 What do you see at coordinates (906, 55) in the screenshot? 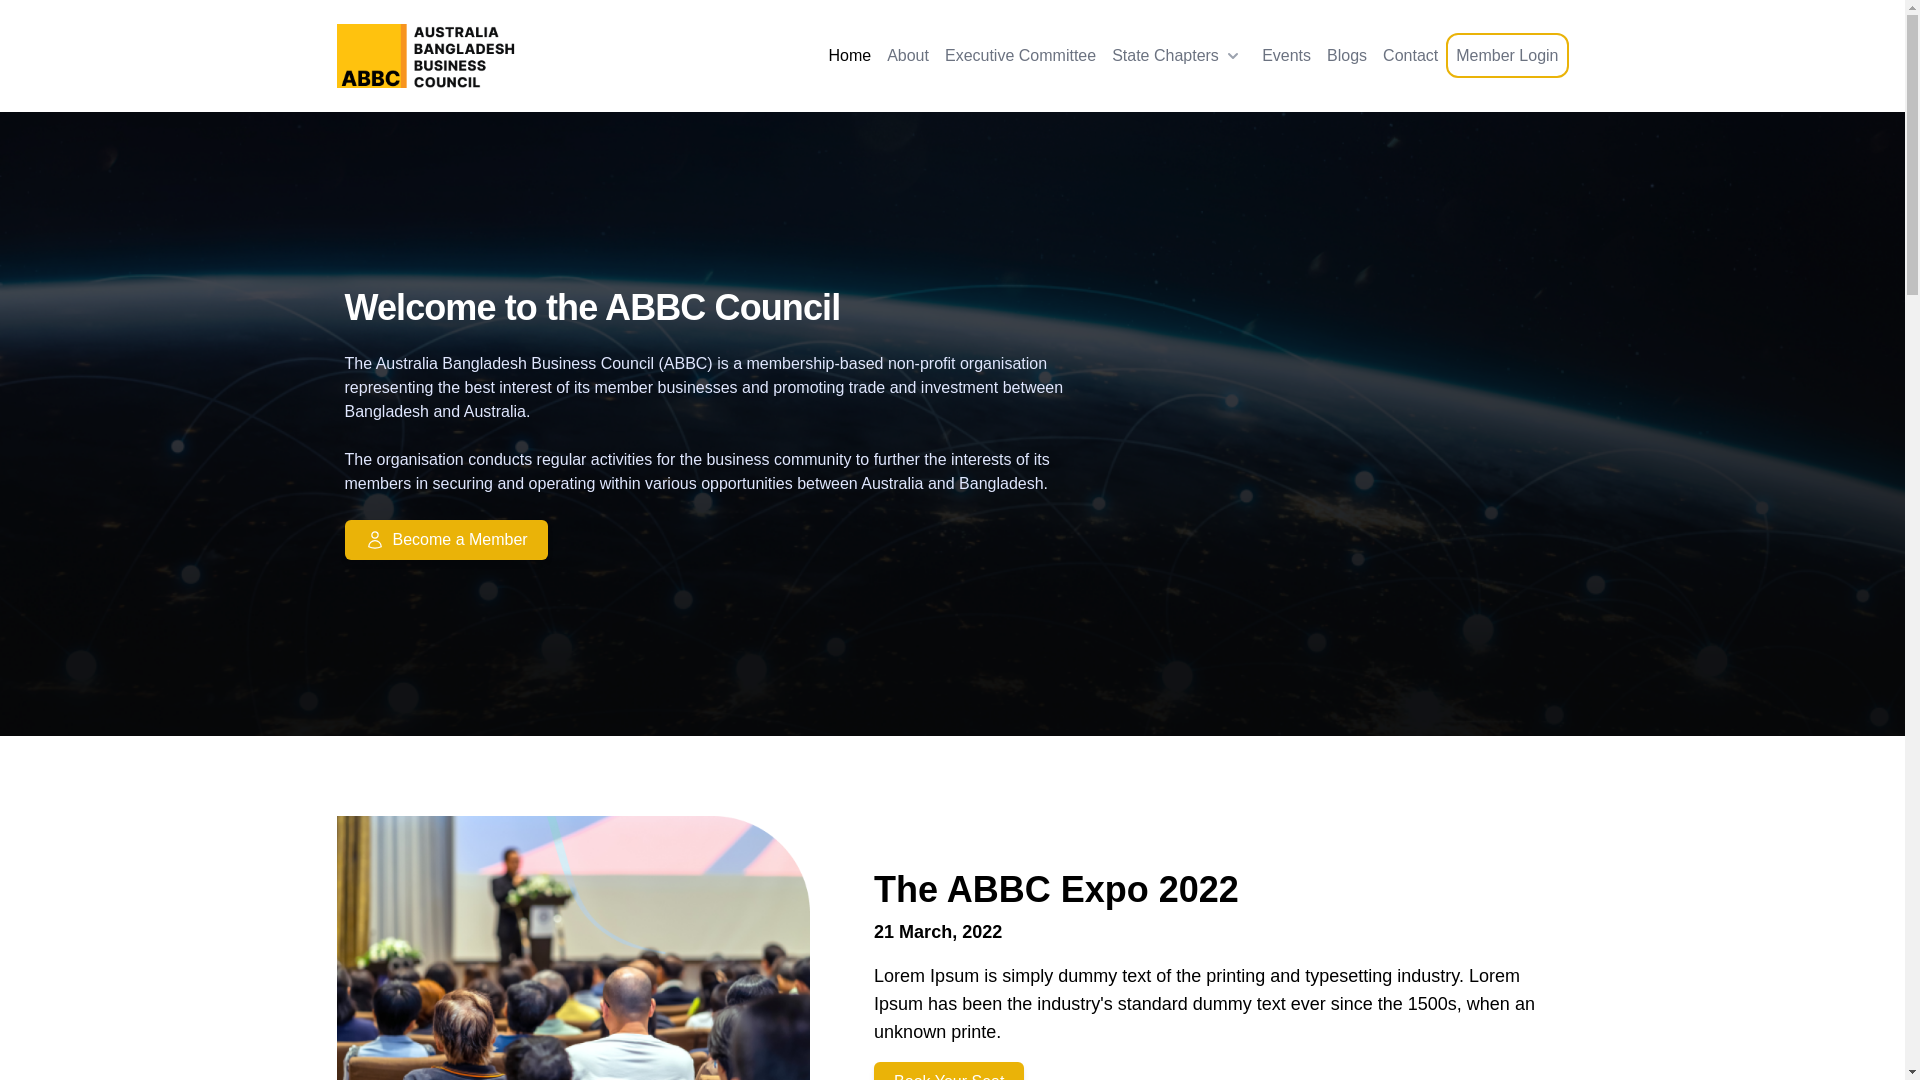
I see `'About'` at bounding box center [906, 55].